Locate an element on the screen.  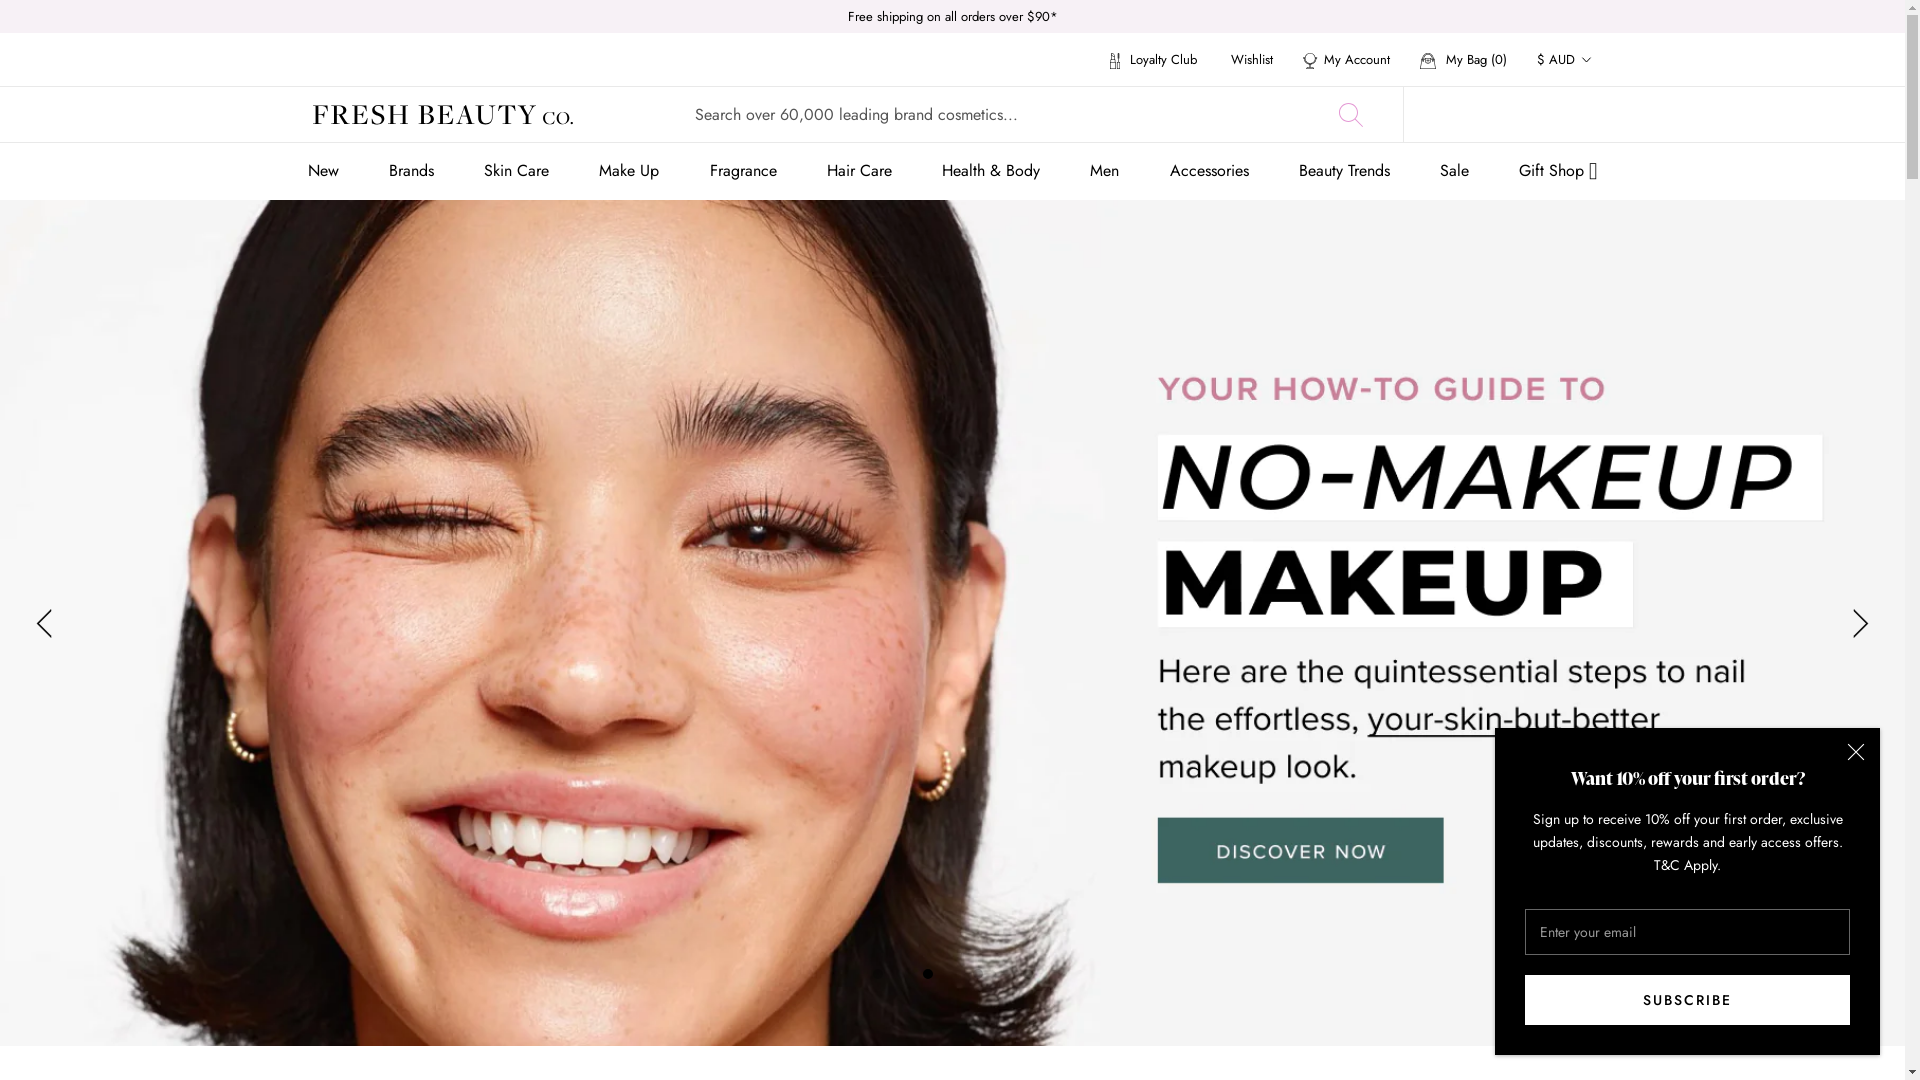
'Health & Body is located at coordinates (940, 169).